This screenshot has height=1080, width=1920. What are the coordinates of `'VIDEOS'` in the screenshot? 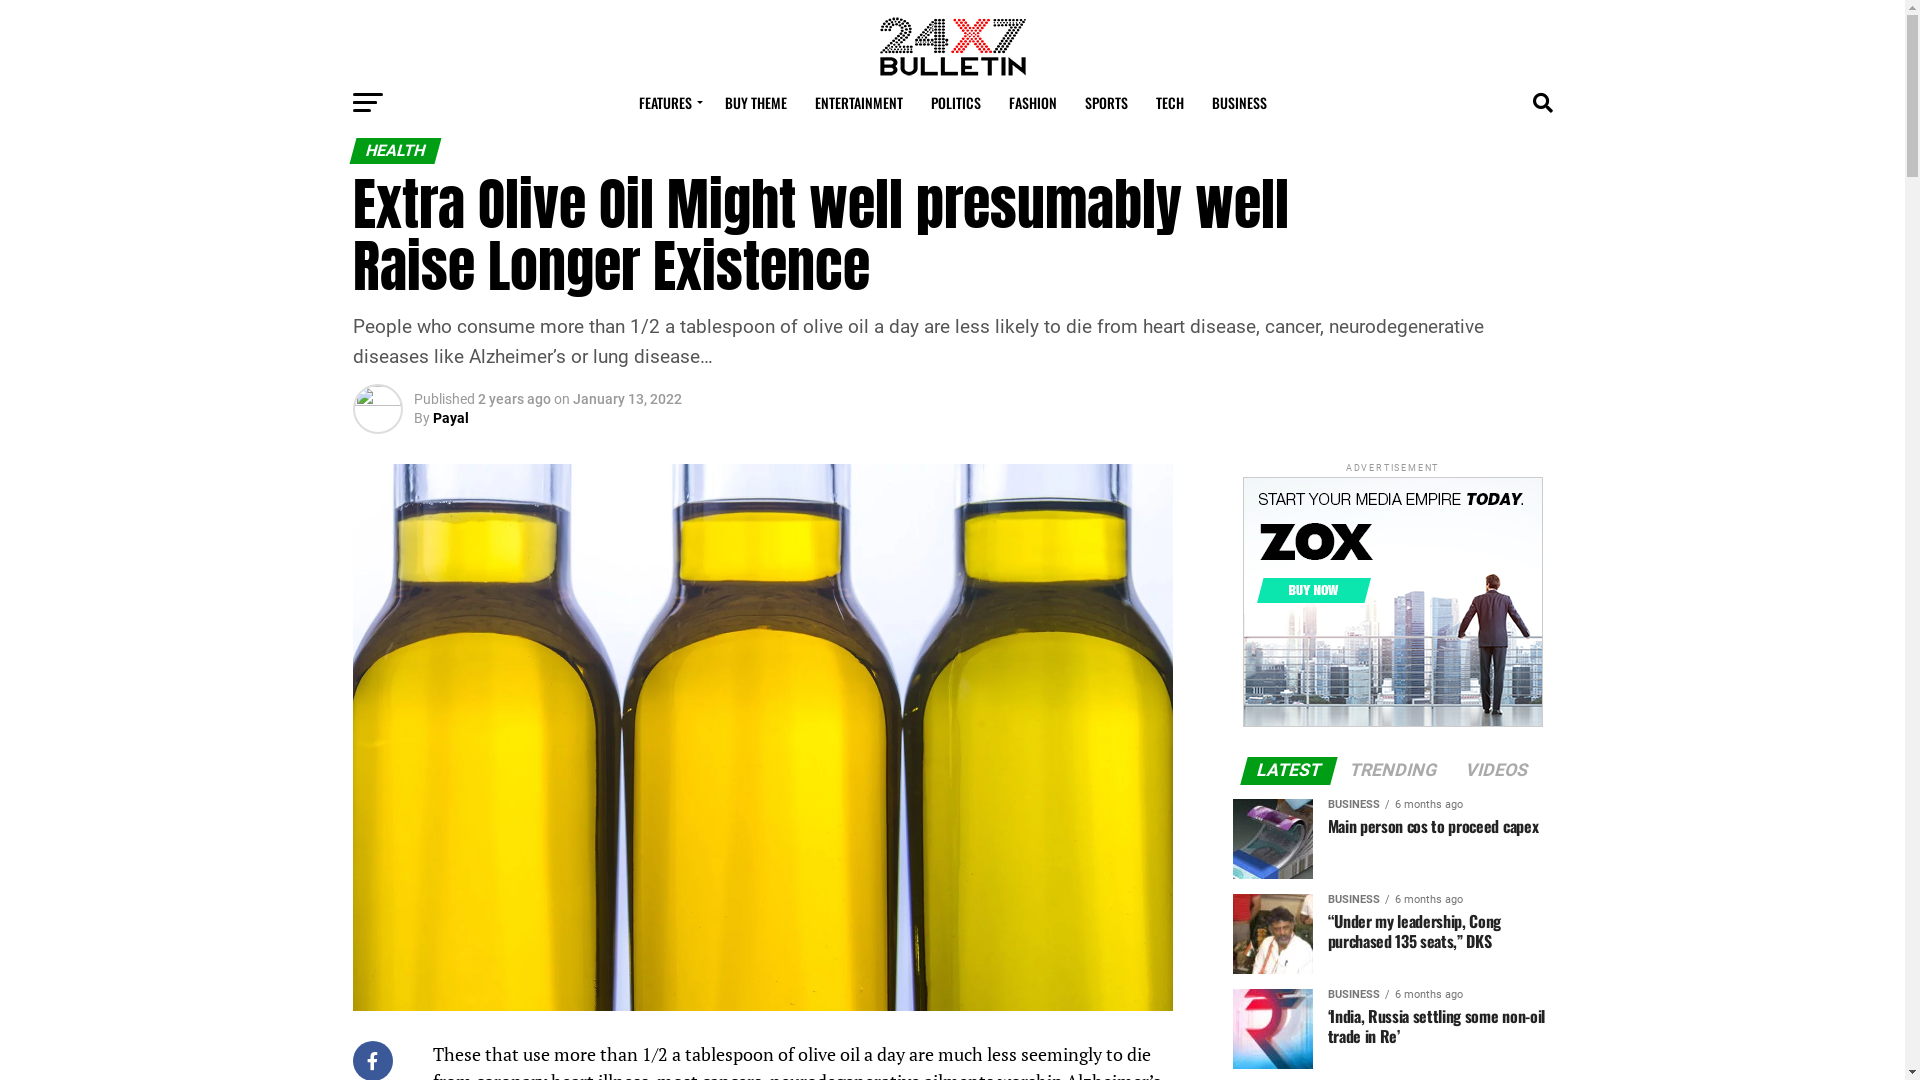 It's located at (1497, 770).